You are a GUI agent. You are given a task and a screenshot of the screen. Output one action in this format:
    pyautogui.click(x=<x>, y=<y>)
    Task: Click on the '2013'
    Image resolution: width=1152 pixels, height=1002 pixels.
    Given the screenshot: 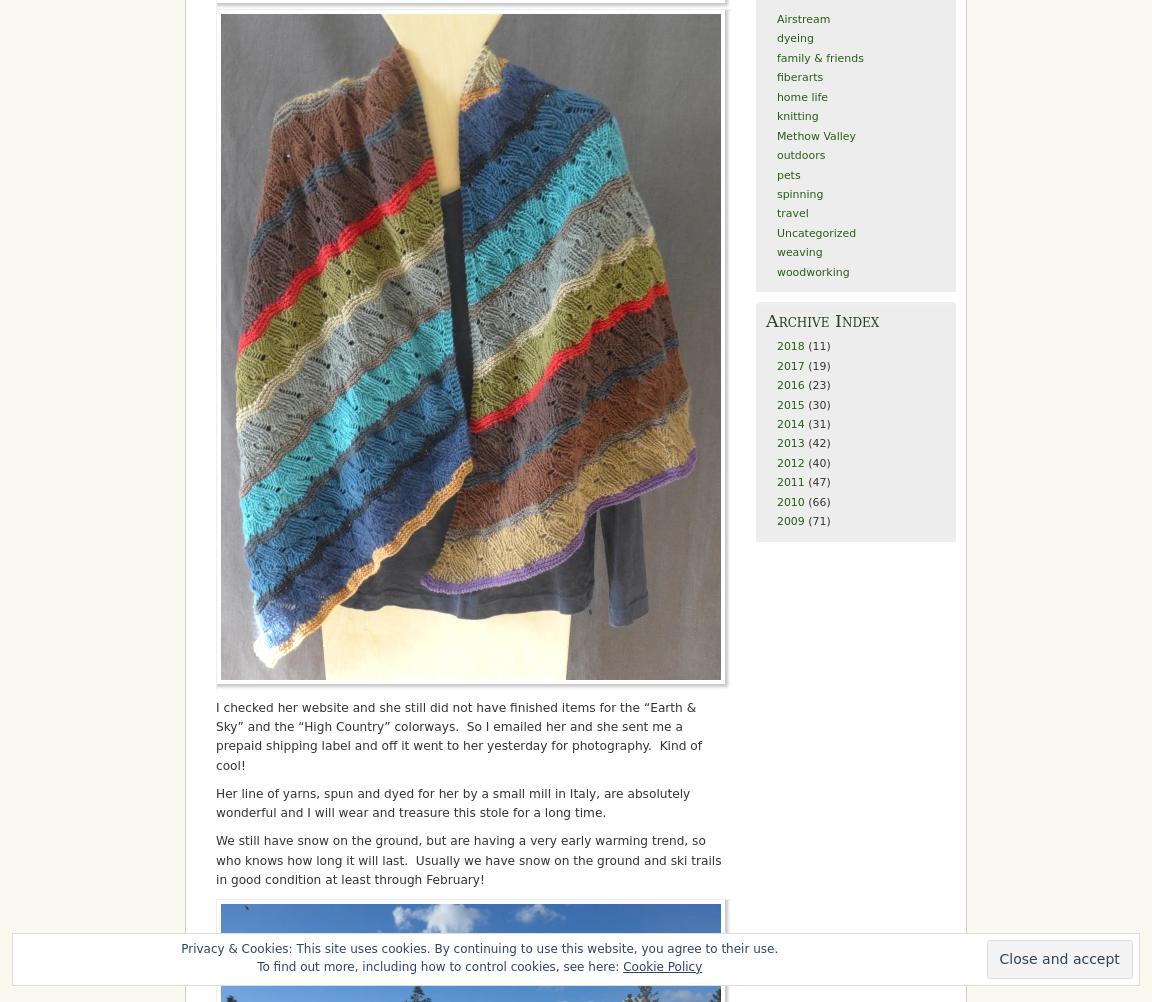 What is the action you would take?
    pyautogui.click(x=775, y=442)
    